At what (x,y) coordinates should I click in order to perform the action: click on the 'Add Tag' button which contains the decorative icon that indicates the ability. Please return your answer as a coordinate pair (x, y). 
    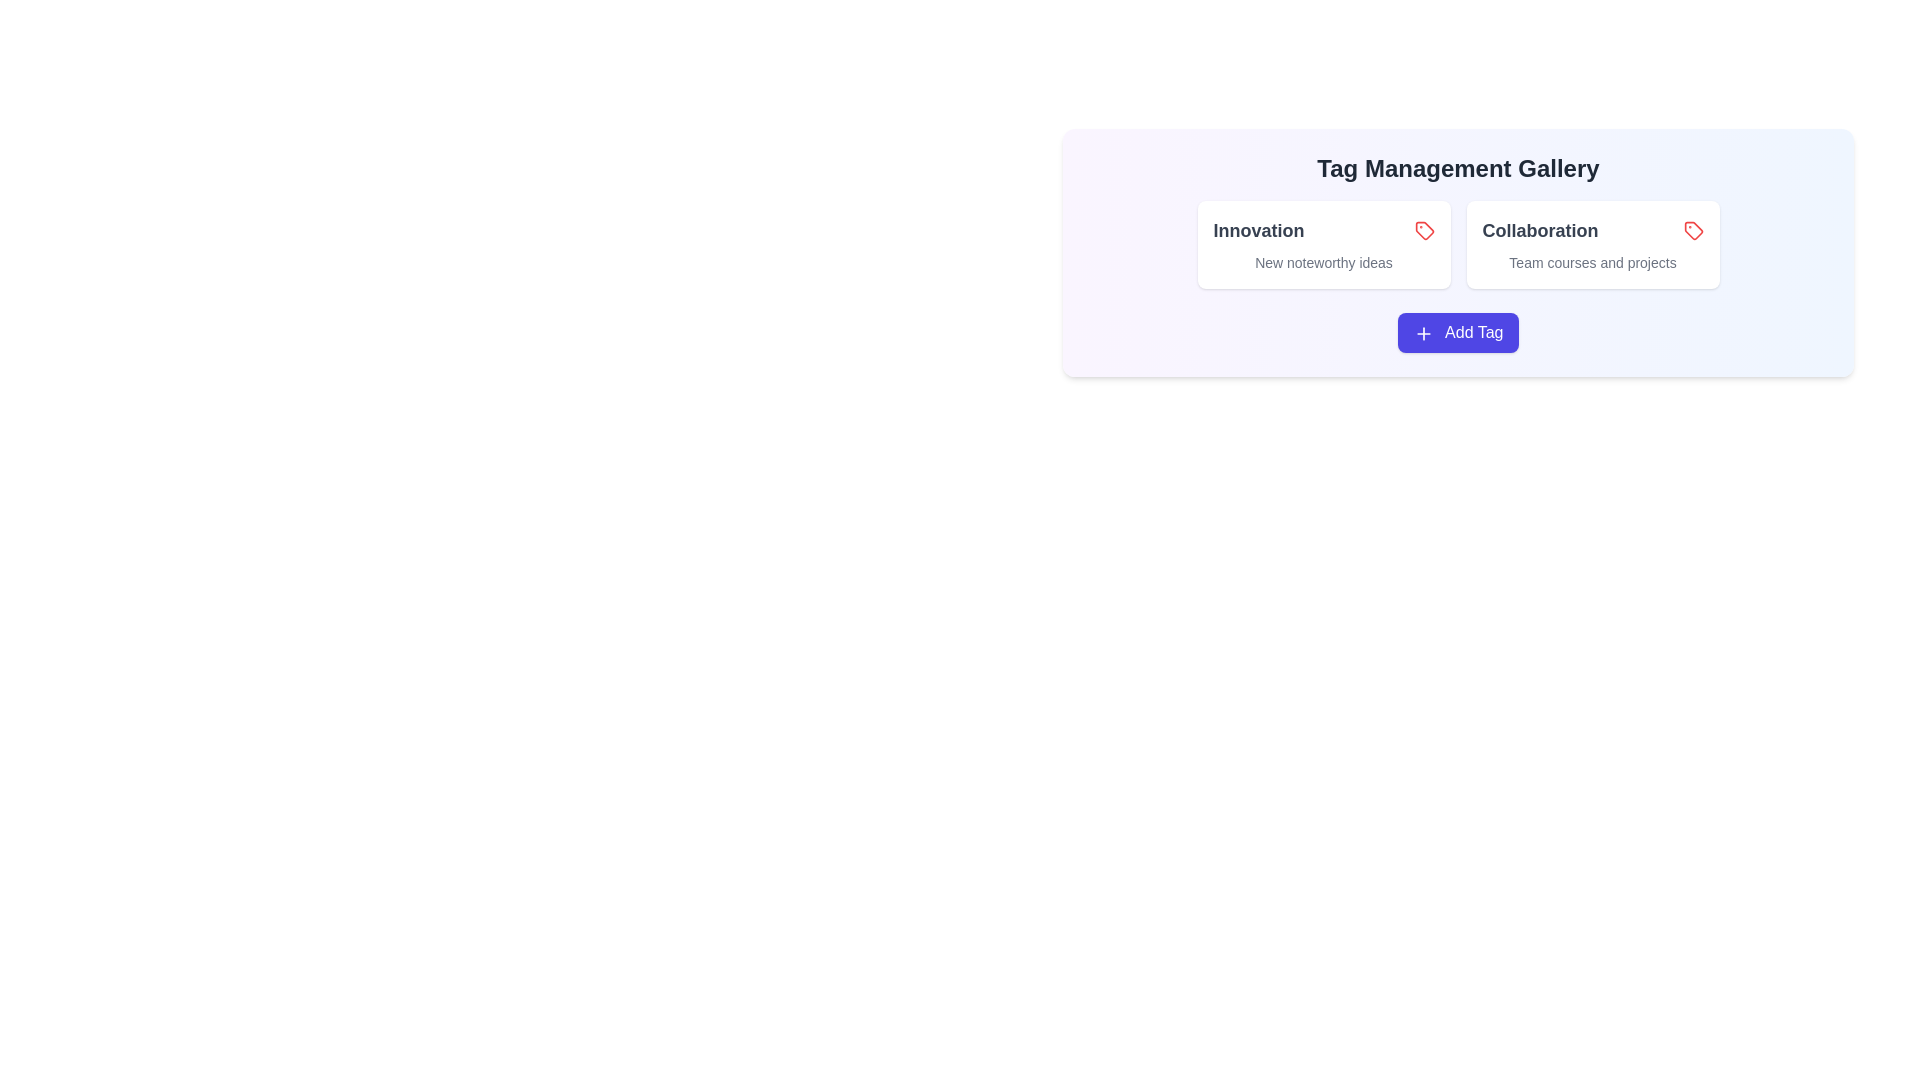
    Looking at the image, I should click on (1422, 332).